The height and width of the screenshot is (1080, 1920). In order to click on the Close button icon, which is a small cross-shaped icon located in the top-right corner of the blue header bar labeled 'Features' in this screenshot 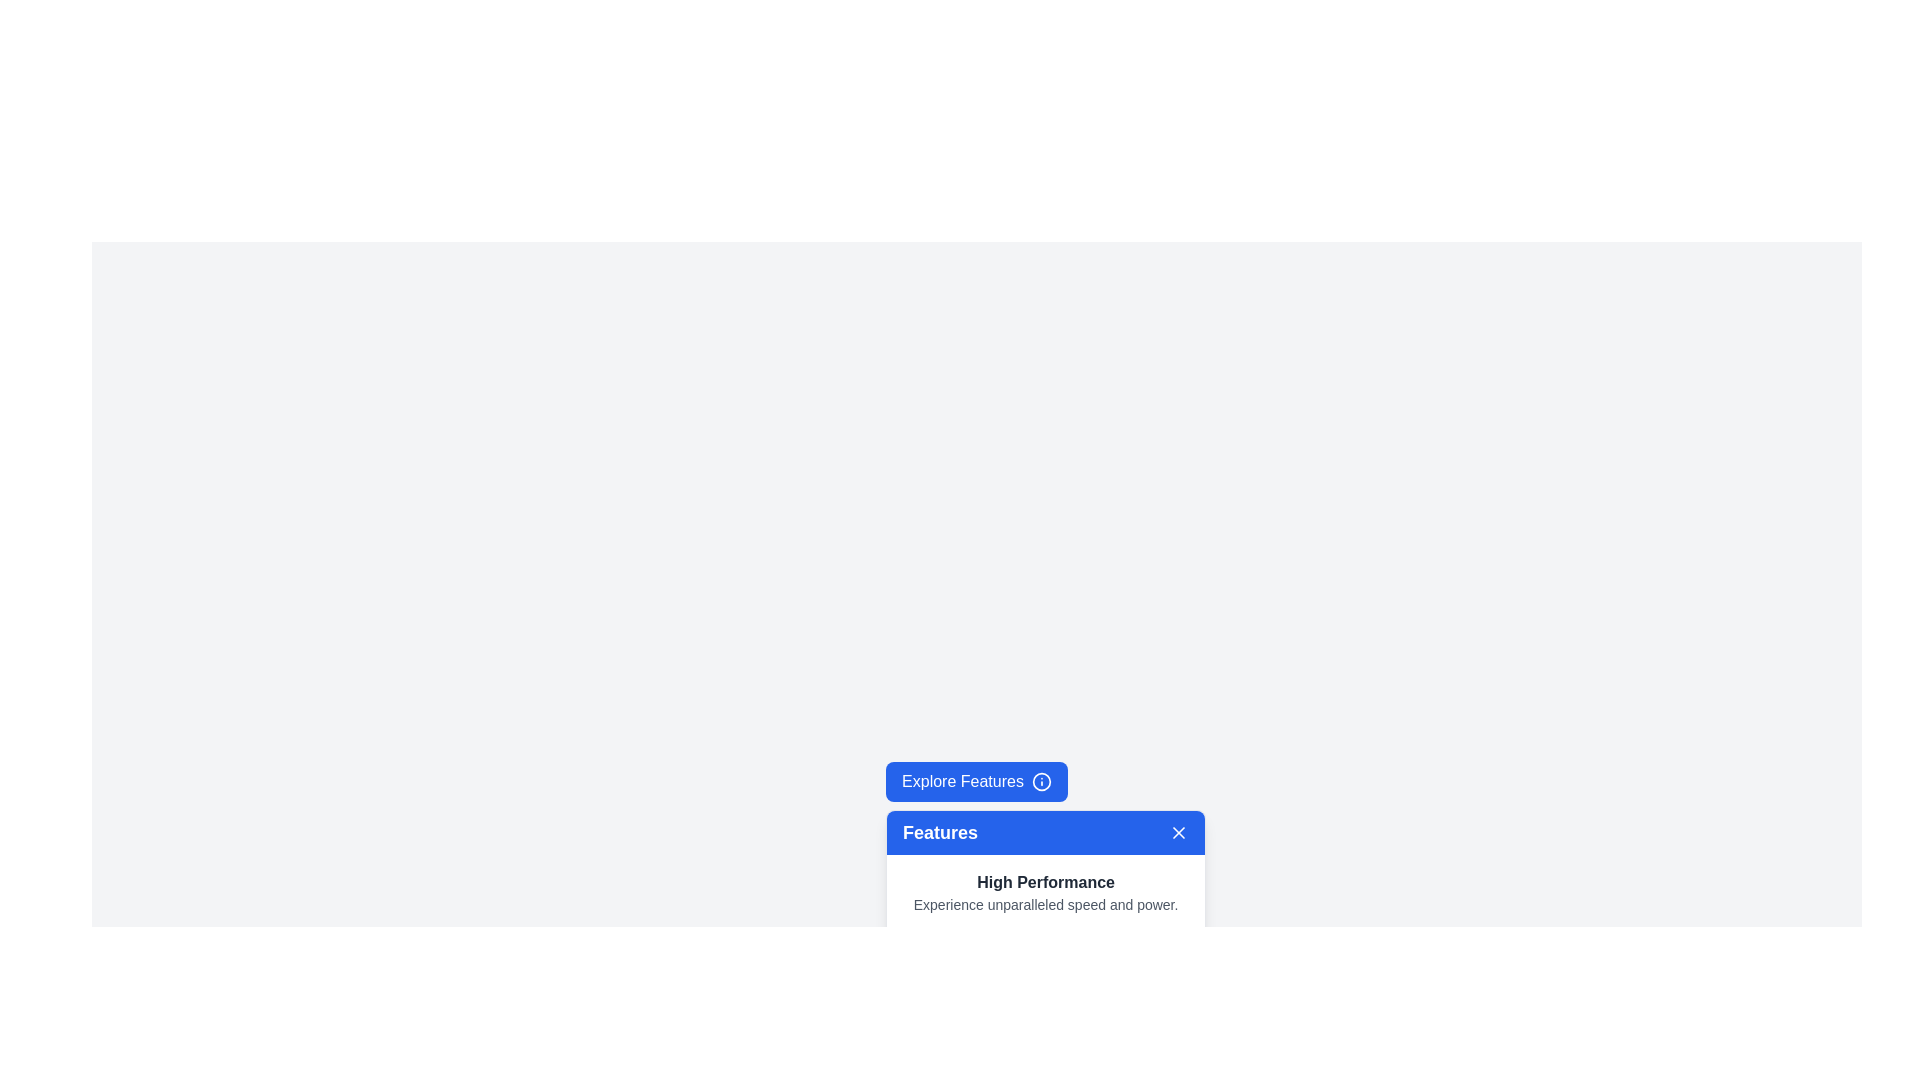, I will do `click(1179, 833)`.